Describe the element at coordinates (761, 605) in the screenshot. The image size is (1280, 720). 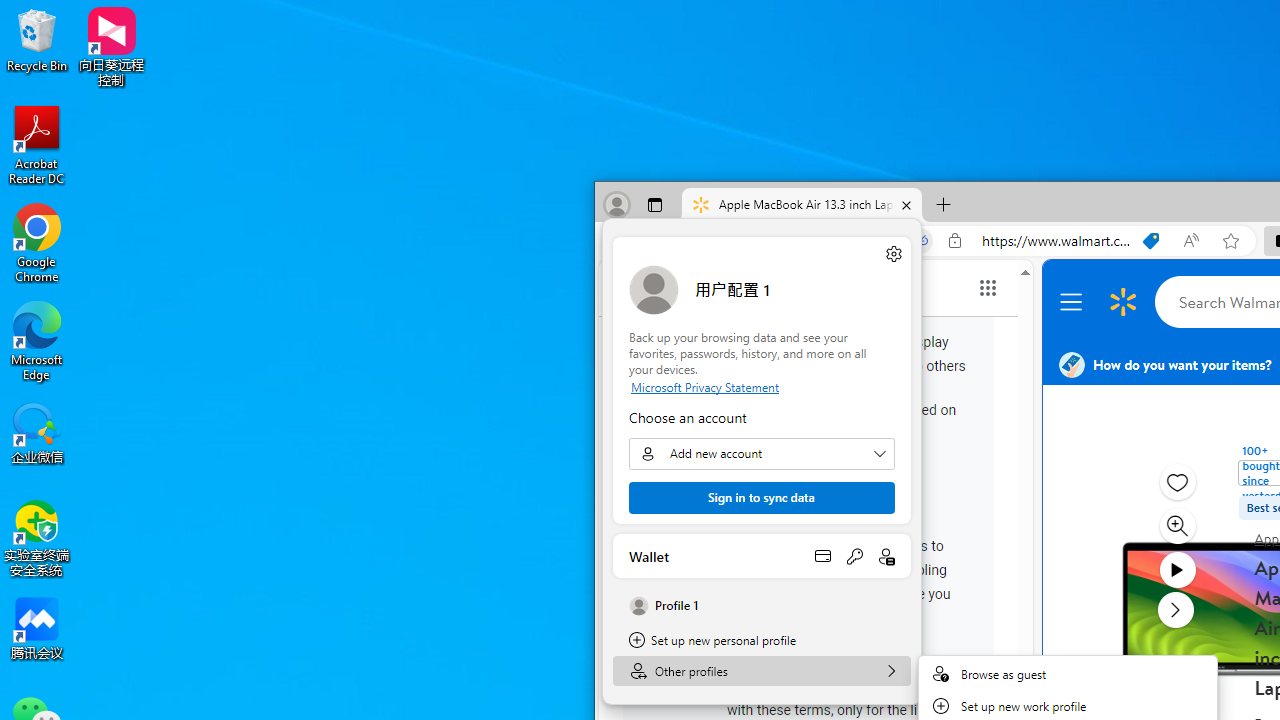
I see `'Profile 1'` at that location.